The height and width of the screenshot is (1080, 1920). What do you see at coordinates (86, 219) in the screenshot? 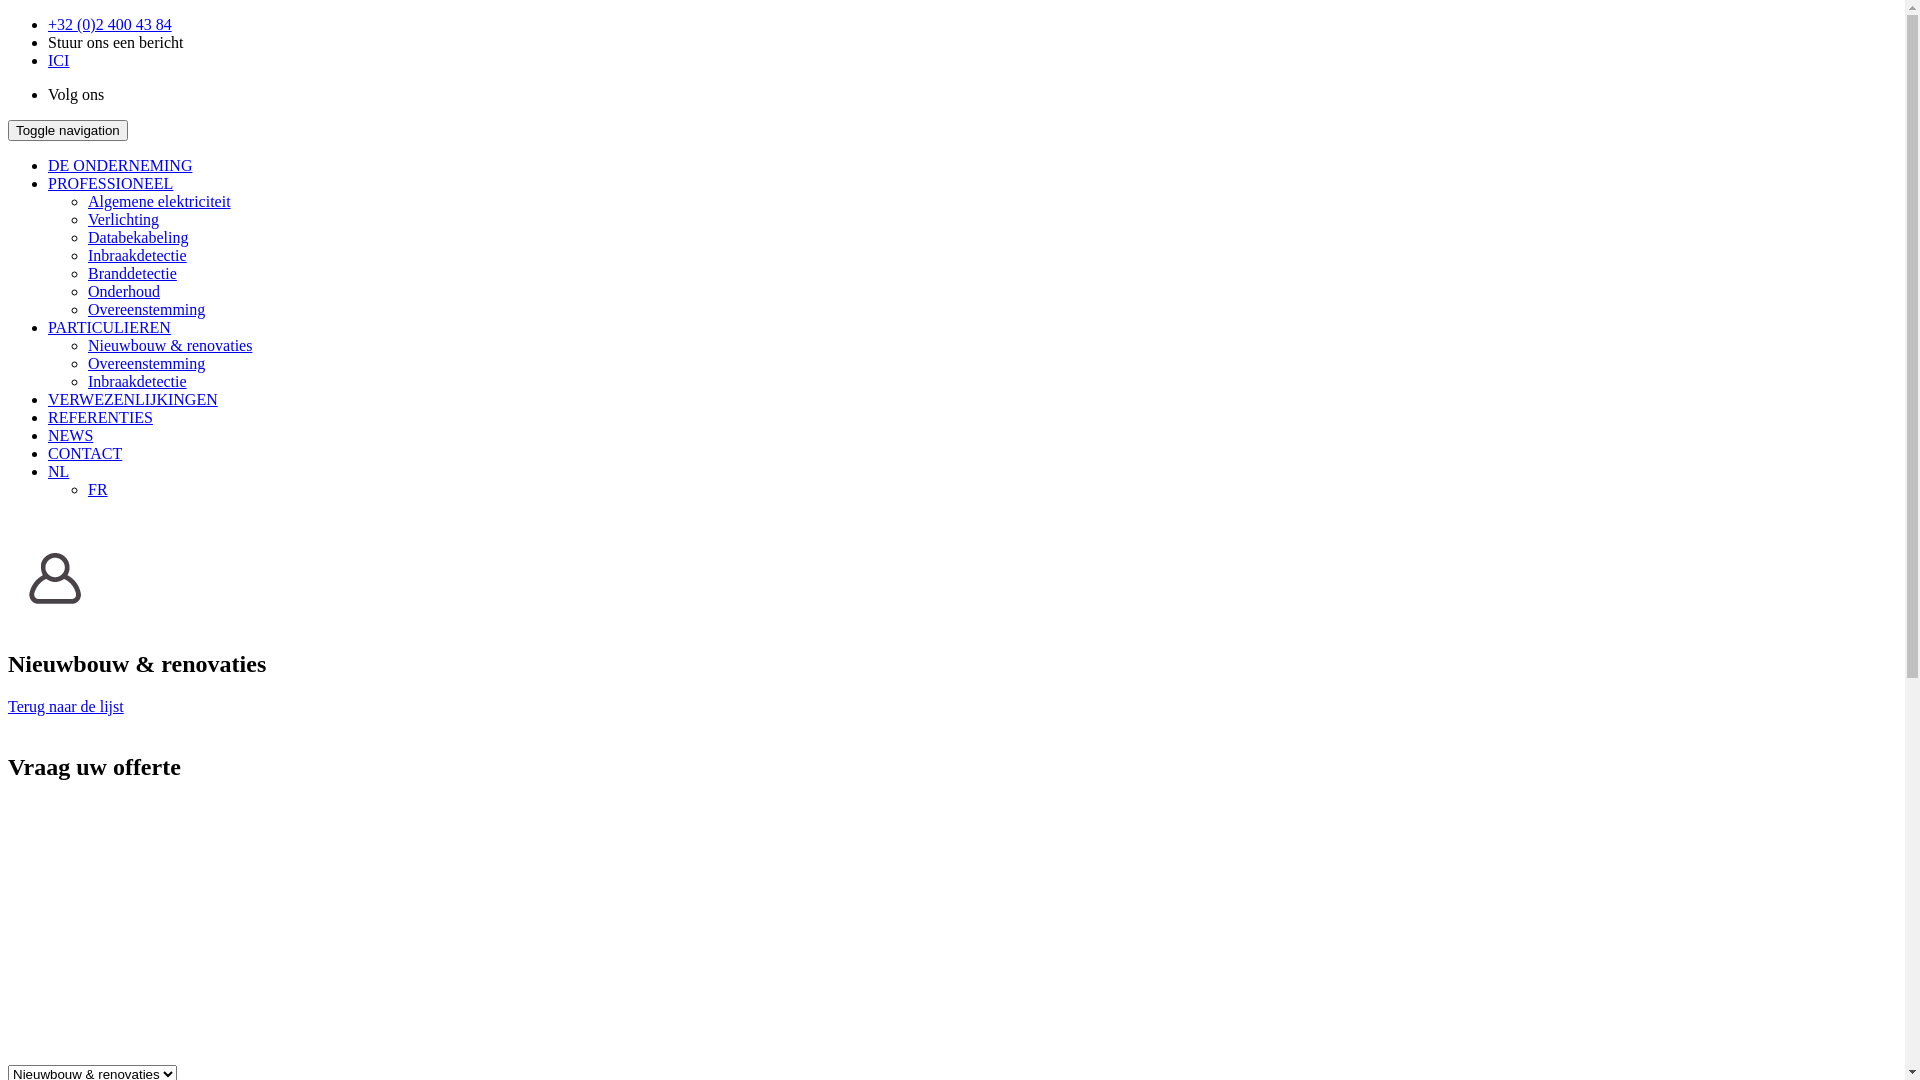
I see `'Verlichting'` at bounding box center [86, 219].